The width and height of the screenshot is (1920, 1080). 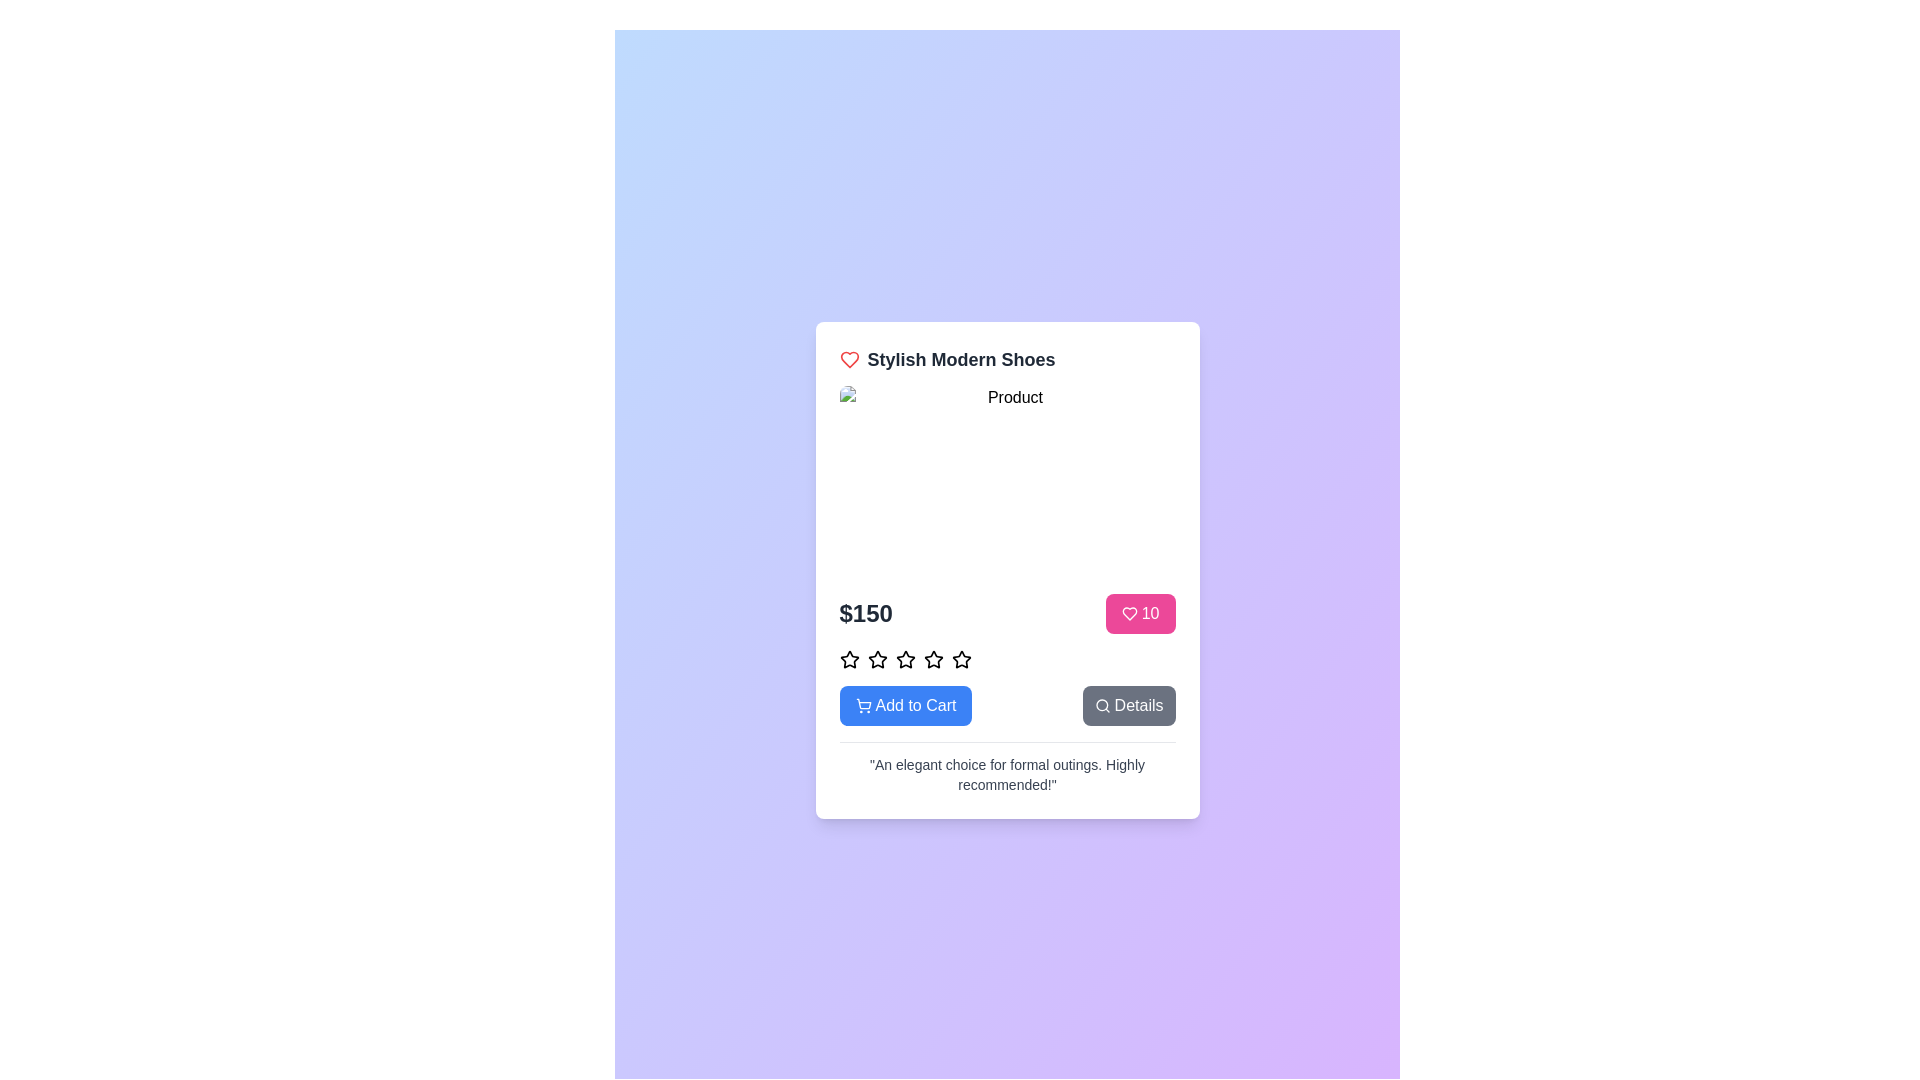 I want to click on the individual stars in the horizontal star rating bar located below the price information ('$150'), so click(x=1007, y=659).